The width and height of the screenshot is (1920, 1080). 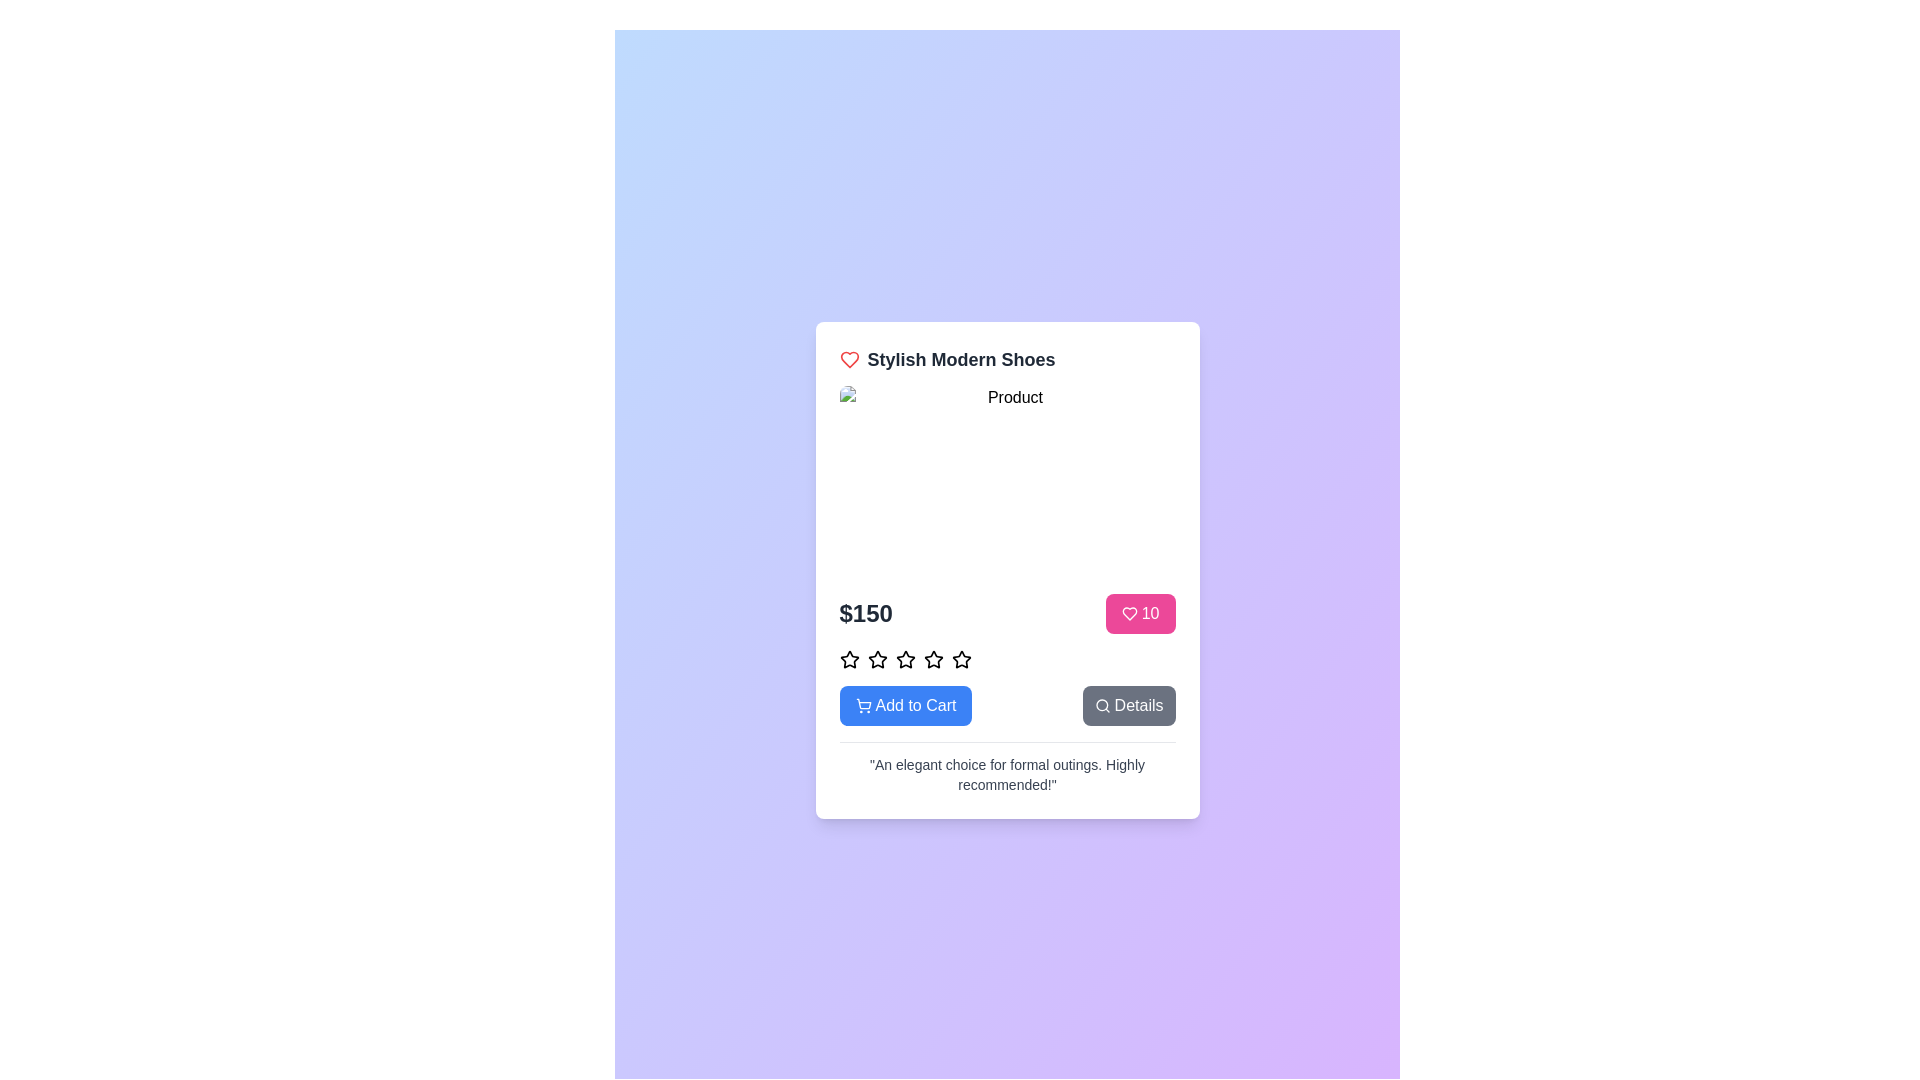 I want to click on the individual stars in the horizontal star rating bar located below the price information ('$150'), so click(x=1007, y=659).